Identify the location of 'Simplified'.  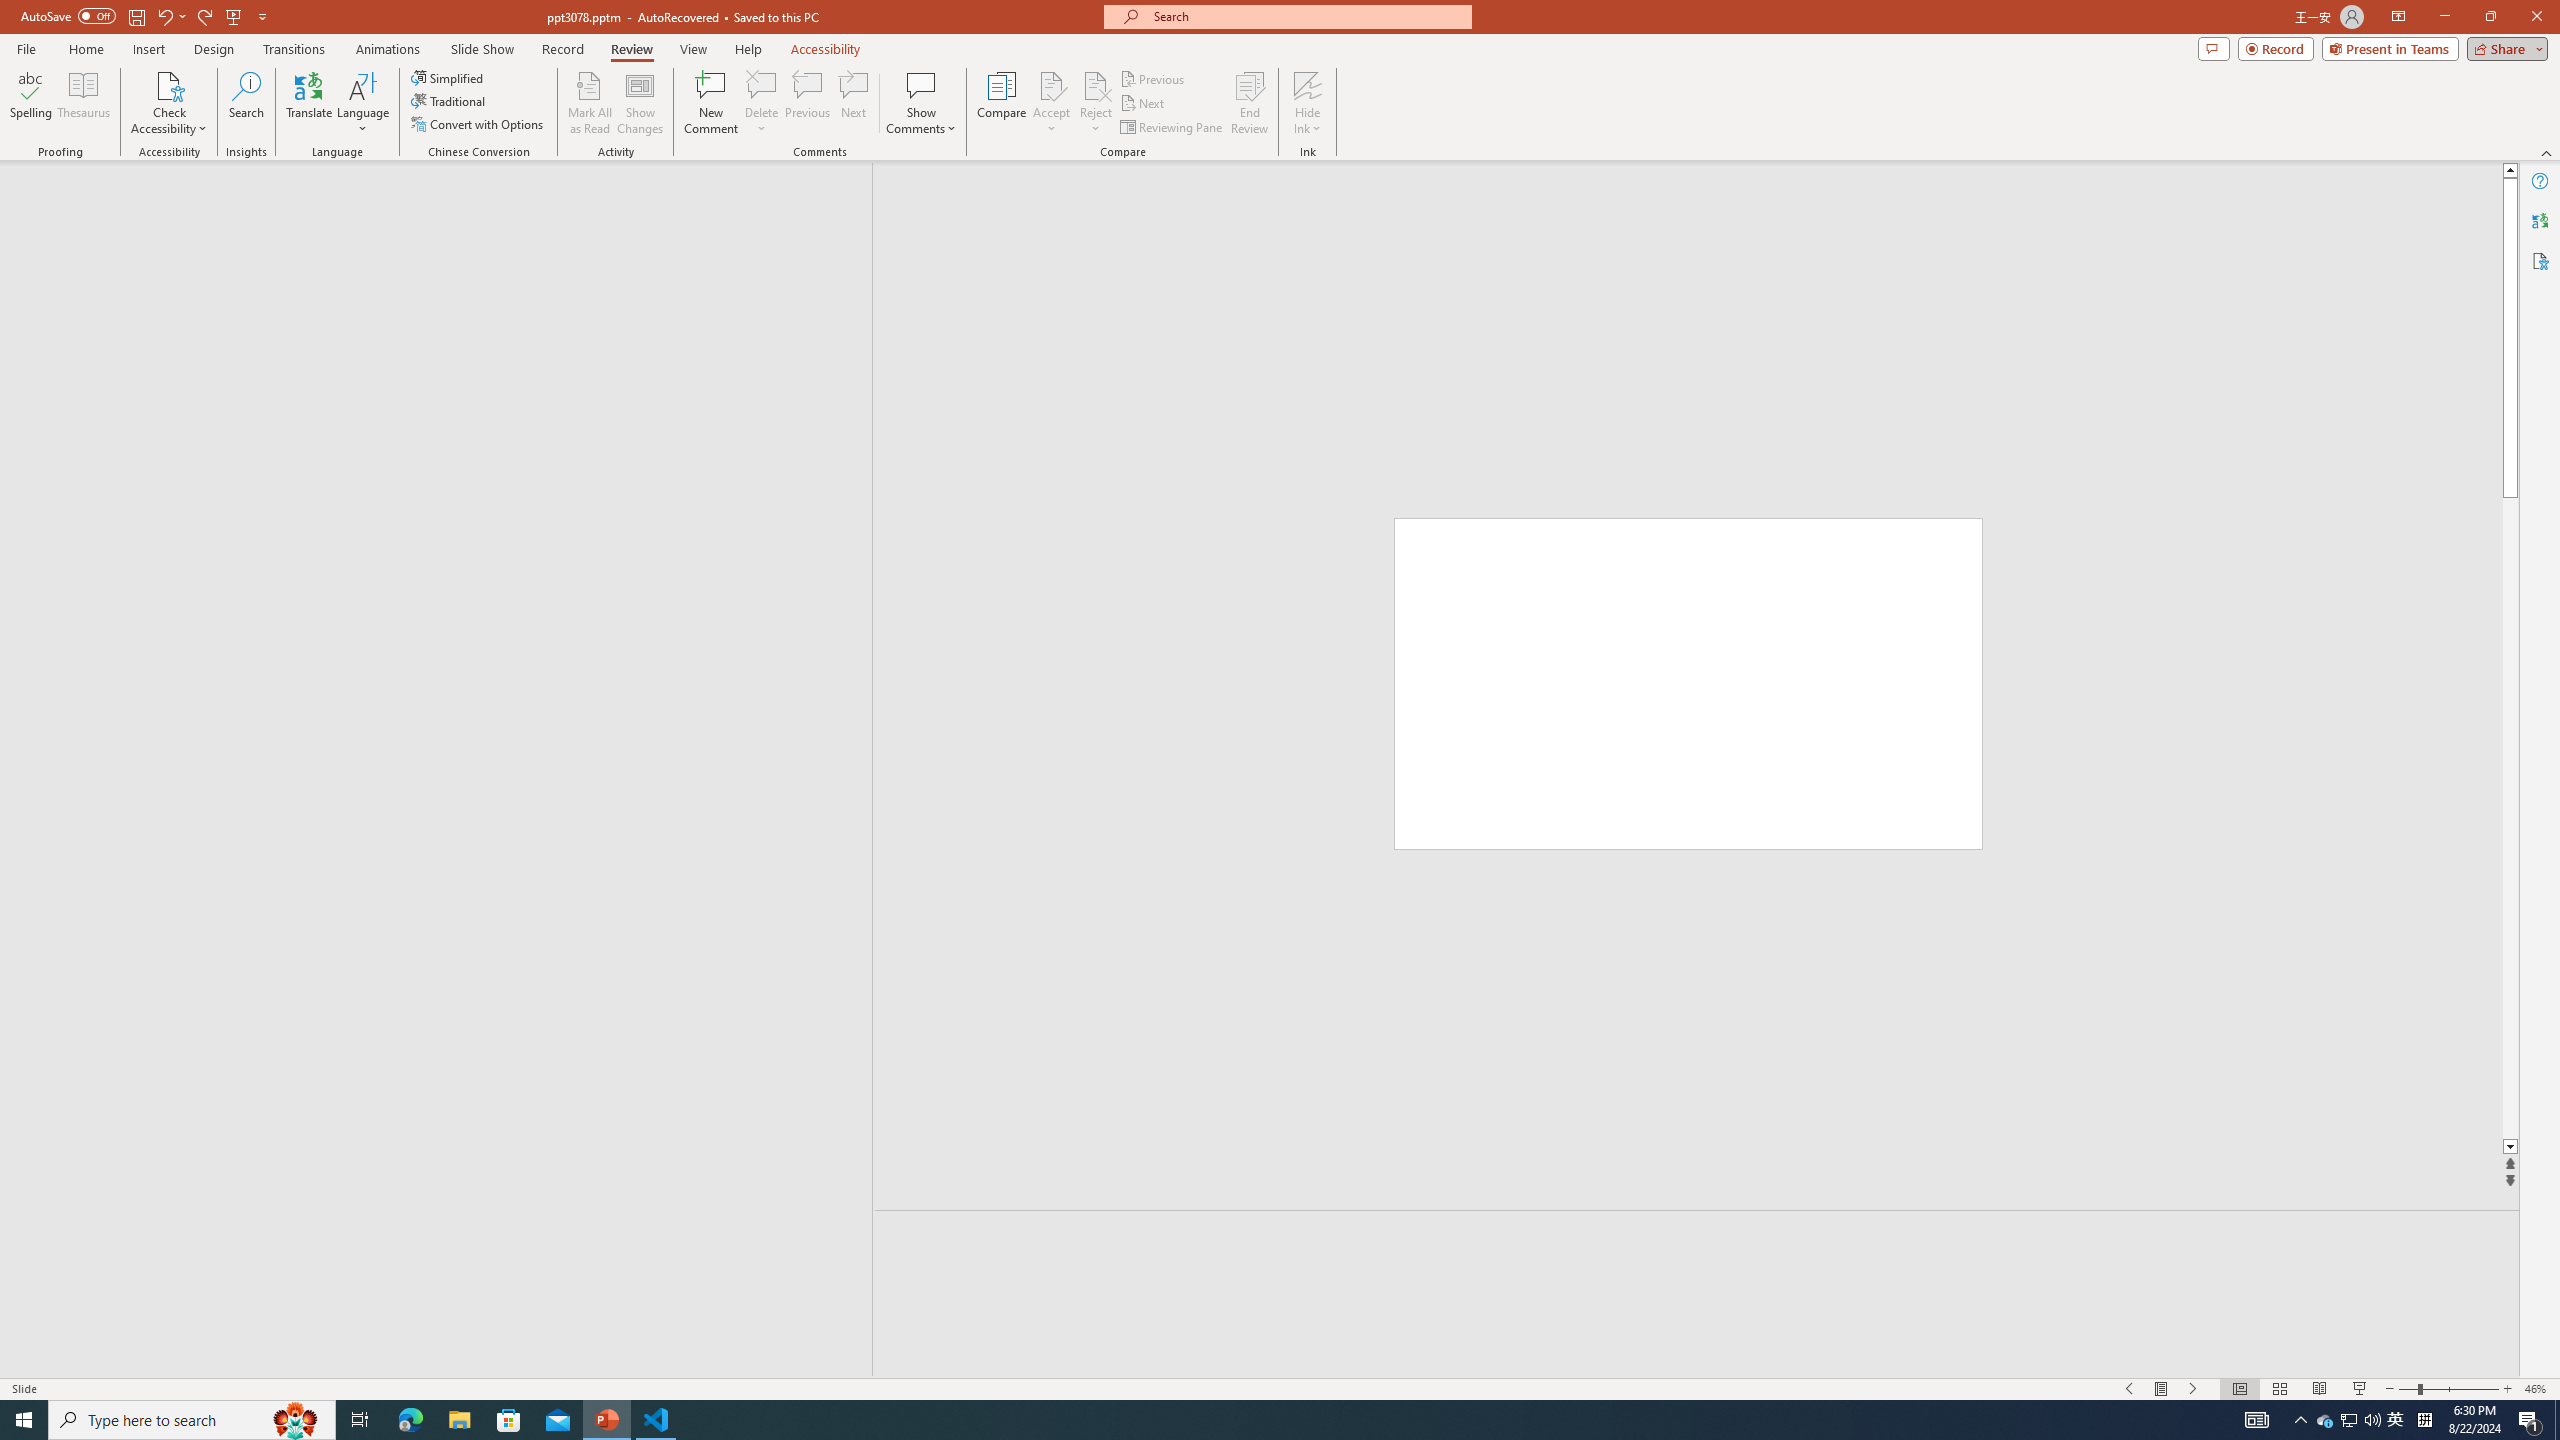
(448, 77).